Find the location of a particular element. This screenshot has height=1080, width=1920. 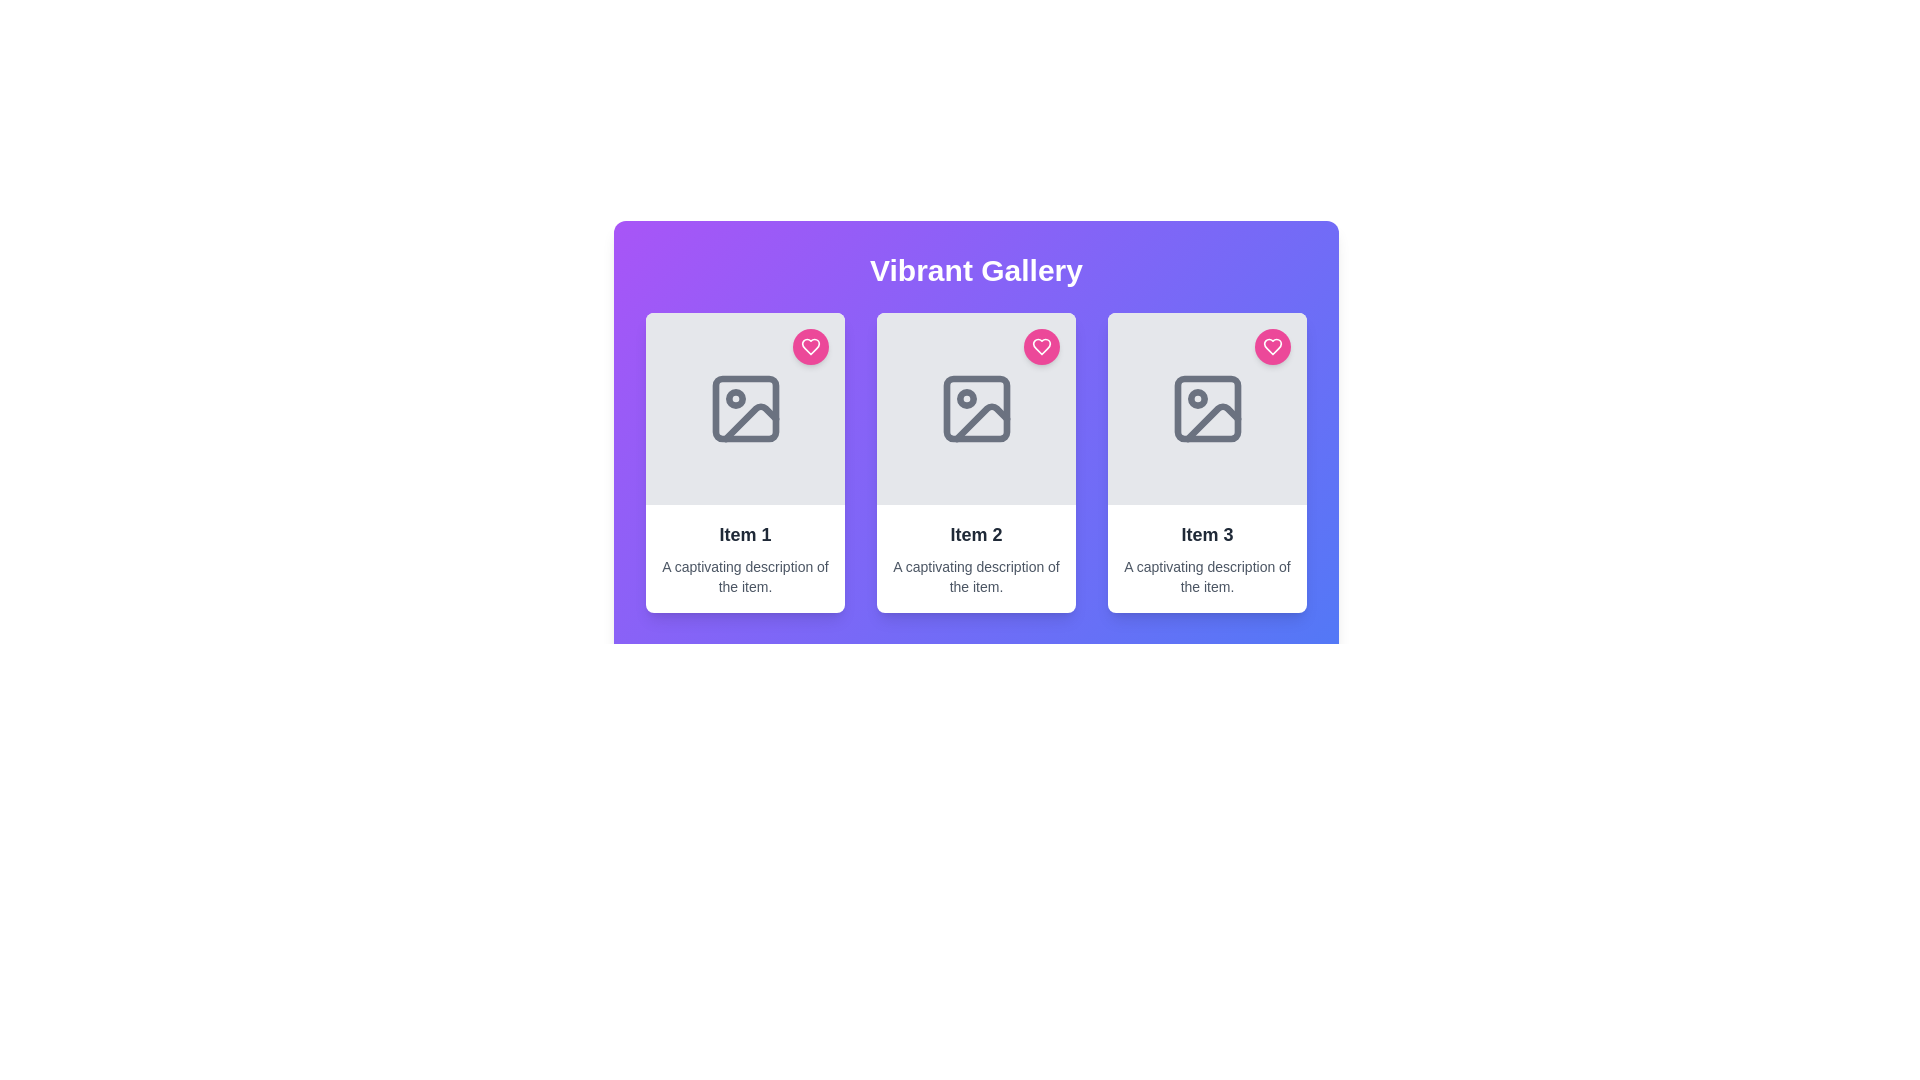

the Image placeholder (SVG icon) located in the center card under the title 'Vibrant Gallery', which features a small circle and a line within a square outline is located at coordinates (976, 407).